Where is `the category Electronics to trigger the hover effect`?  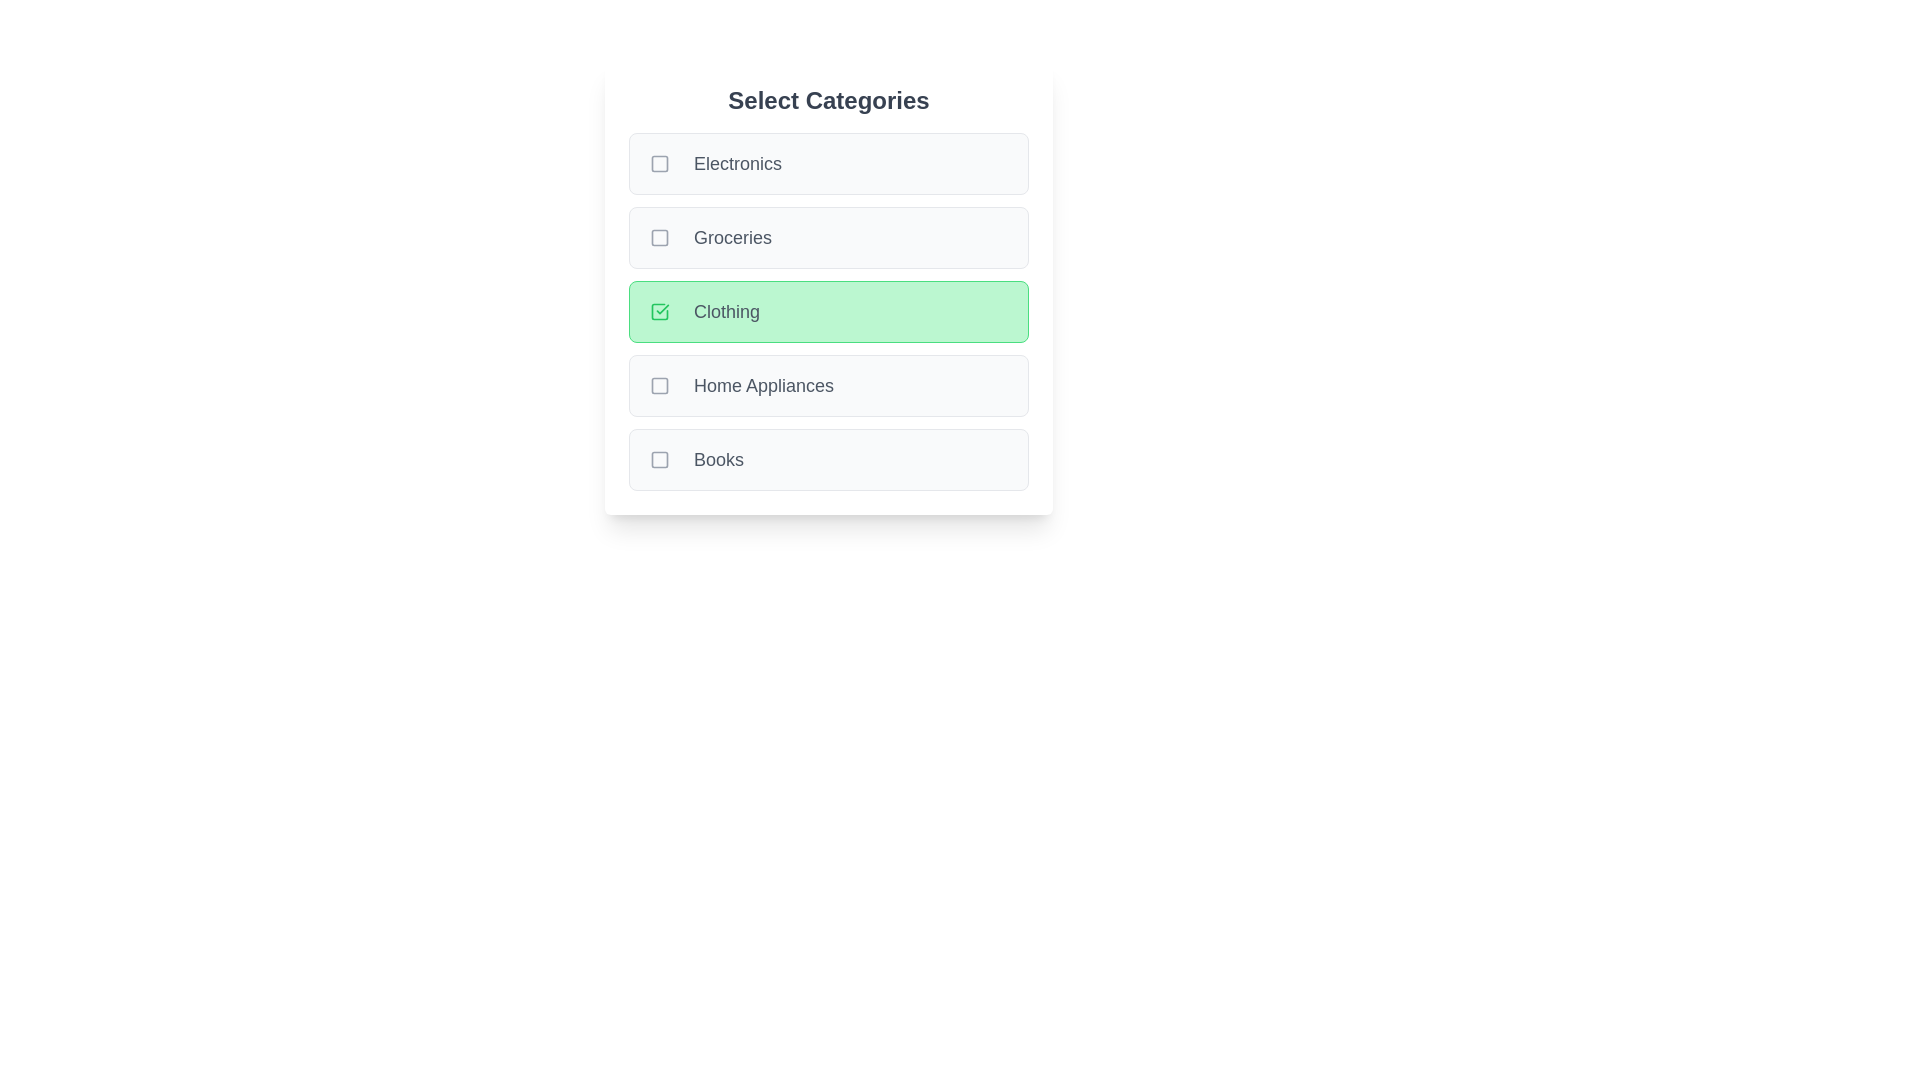 the category Electronics to trigger the hover effect is located at coordinates (829, 163).